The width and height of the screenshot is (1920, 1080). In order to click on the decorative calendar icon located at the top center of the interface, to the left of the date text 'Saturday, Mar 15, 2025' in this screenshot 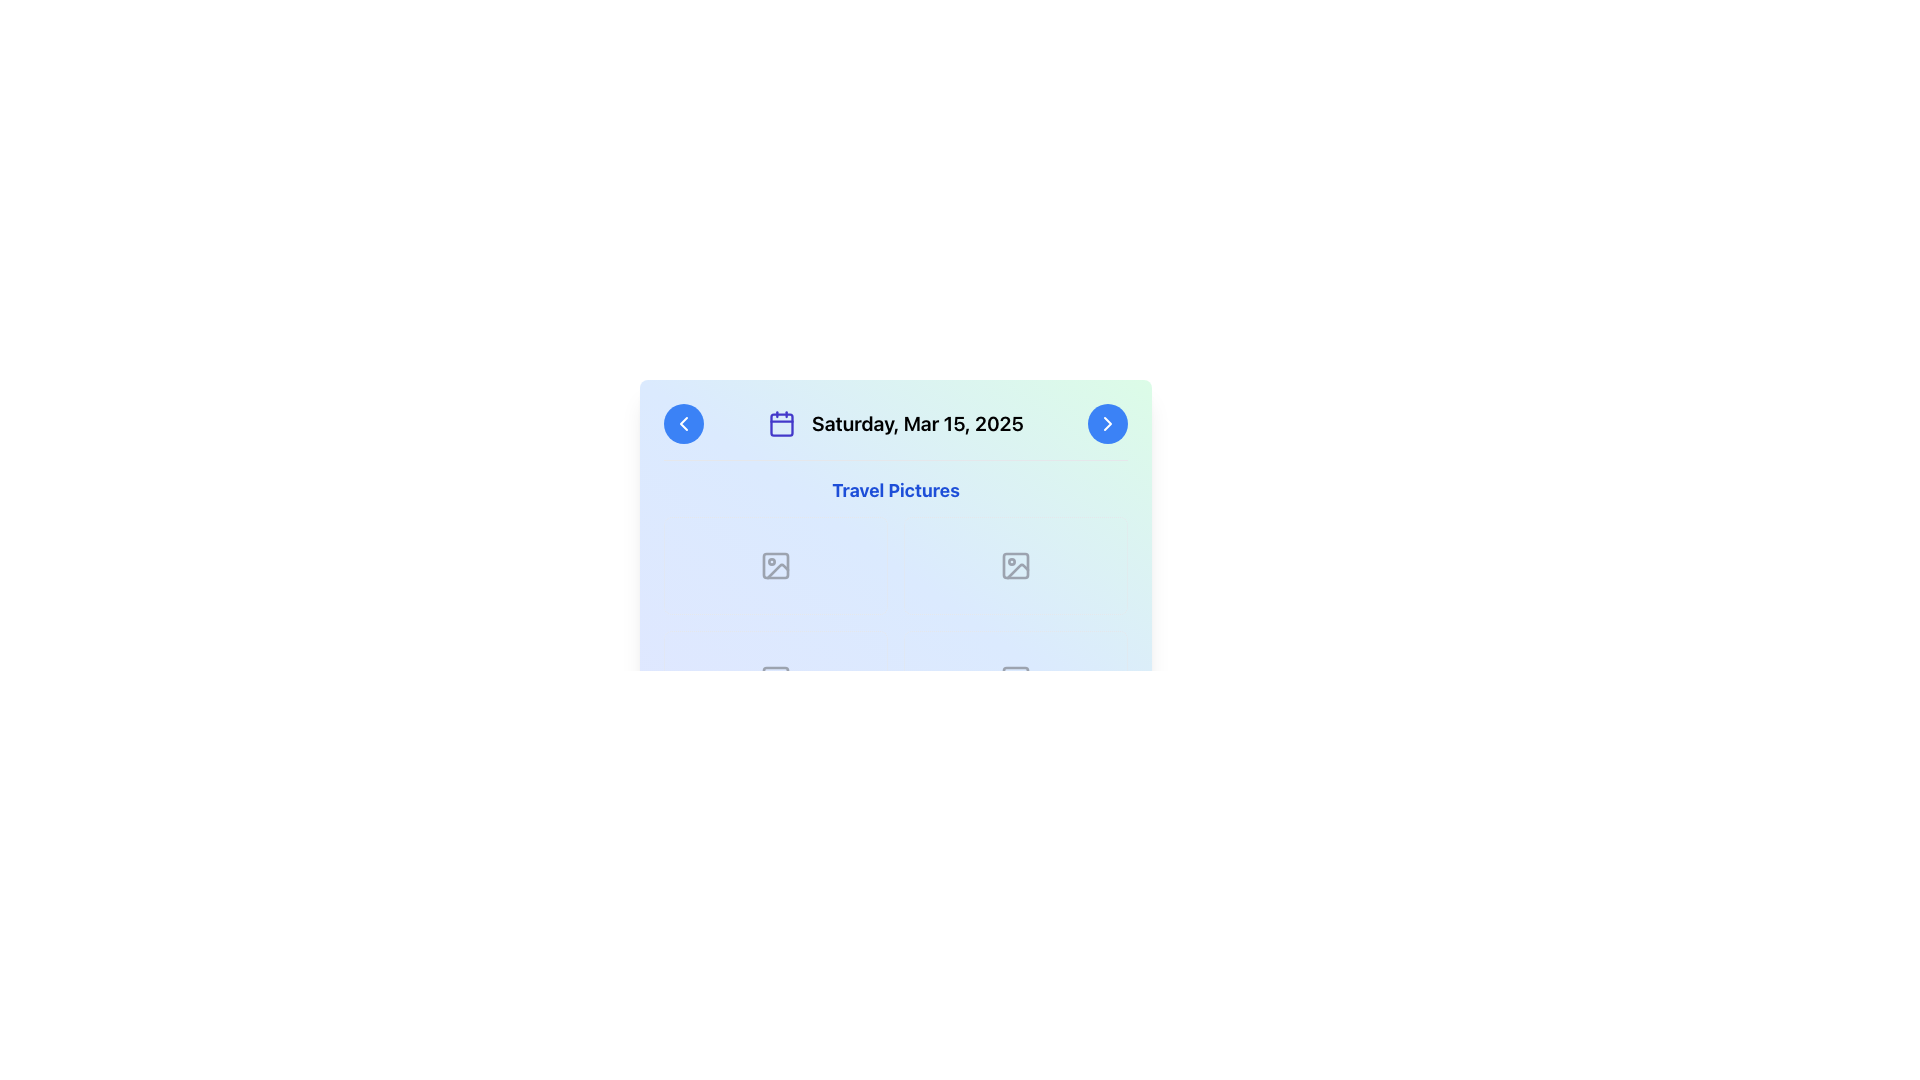, I will do `click(781, 424)`.